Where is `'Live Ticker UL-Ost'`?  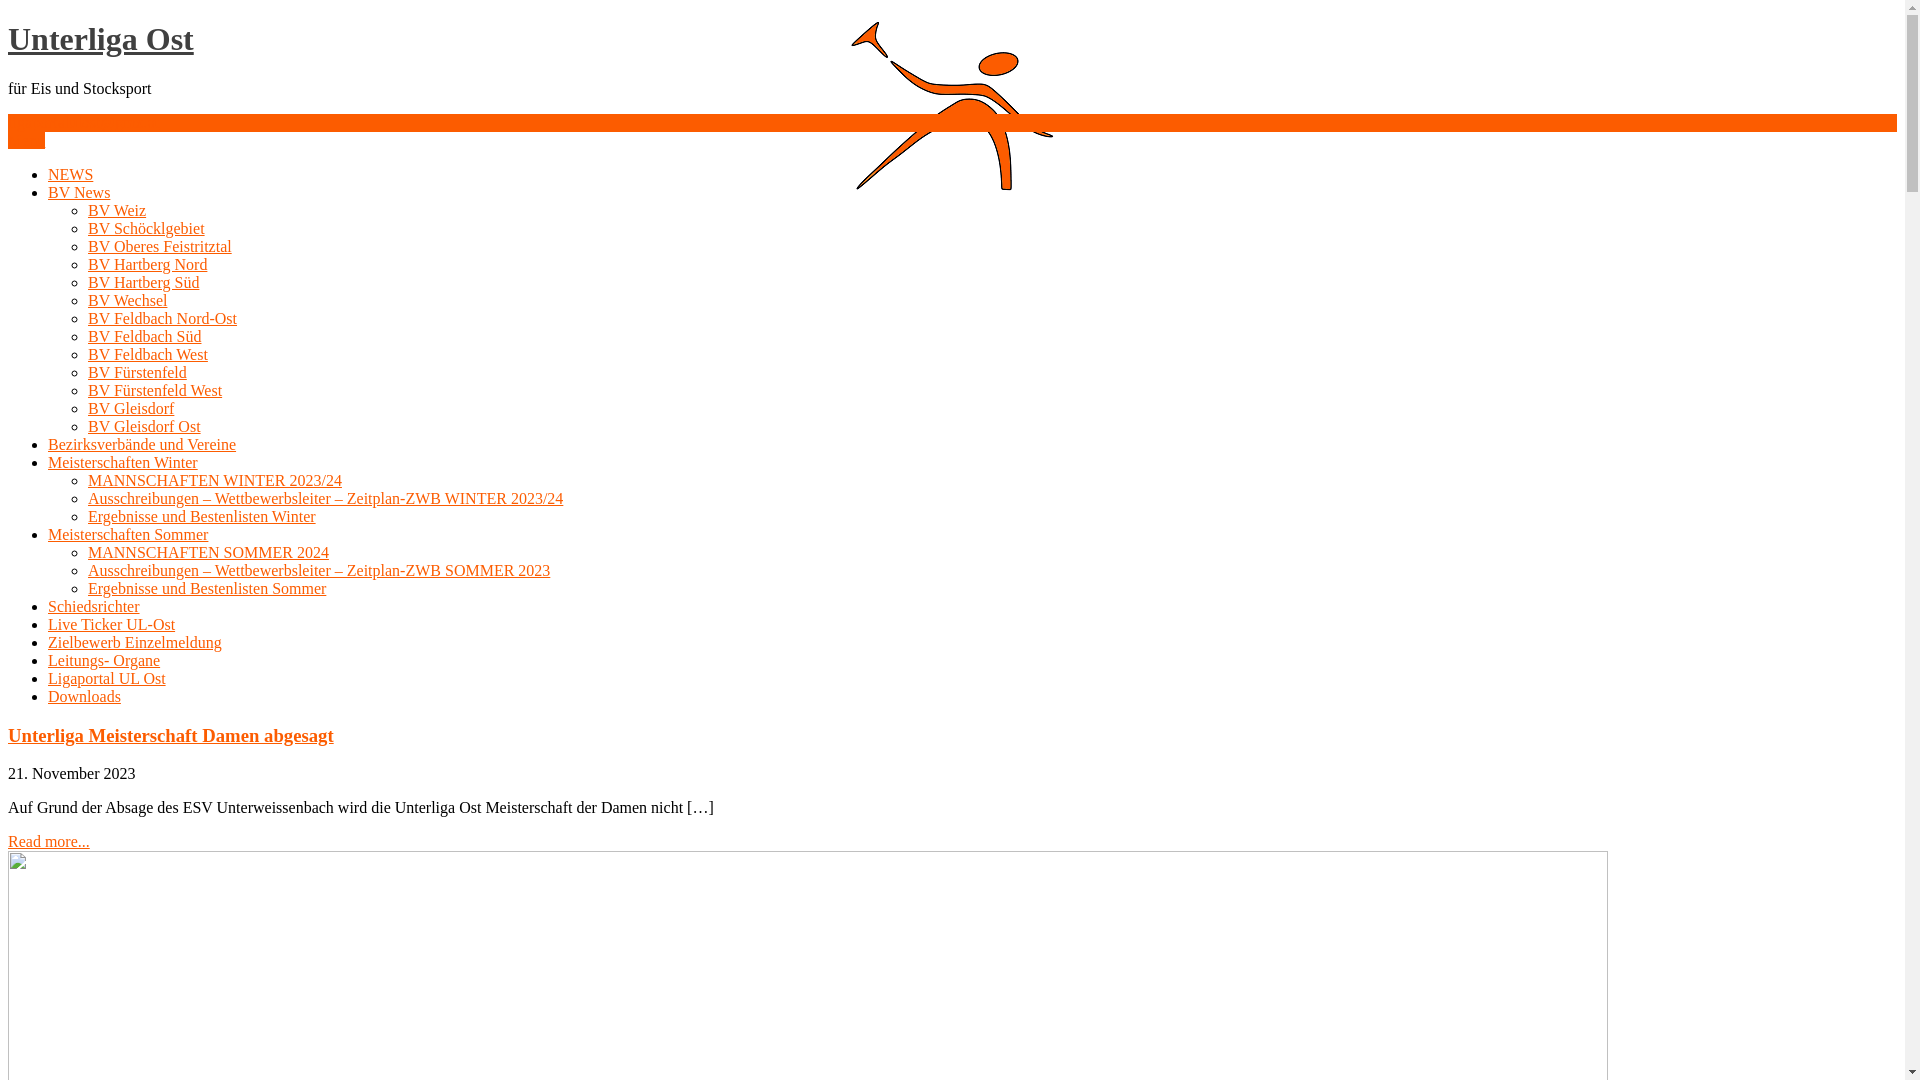
'Live Ticker UL-Ost' is located at coordinates (110, 623).